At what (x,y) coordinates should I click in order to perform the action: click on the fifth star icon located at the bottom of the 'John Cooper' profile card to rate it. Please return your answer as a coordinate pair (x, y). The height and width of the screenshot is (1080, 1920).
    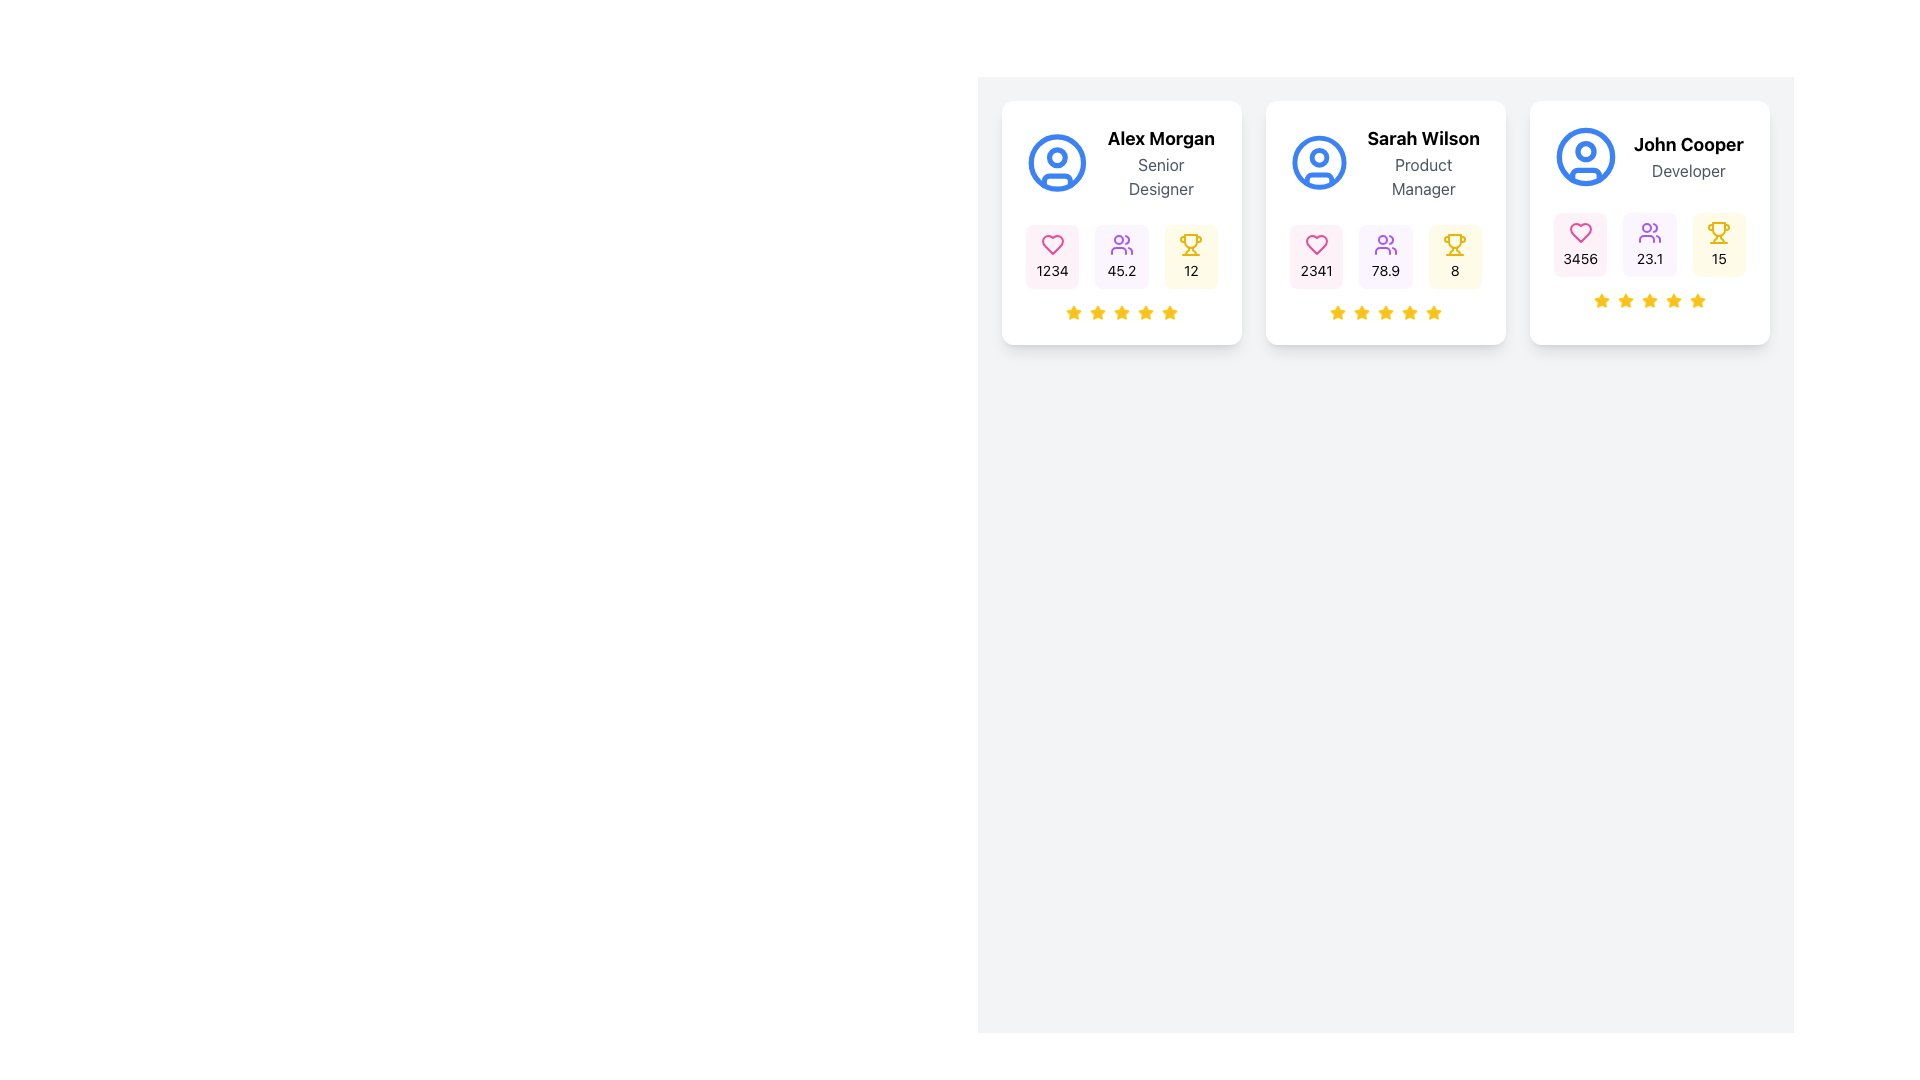
    Looking at the image, I should click on (1602, 300).